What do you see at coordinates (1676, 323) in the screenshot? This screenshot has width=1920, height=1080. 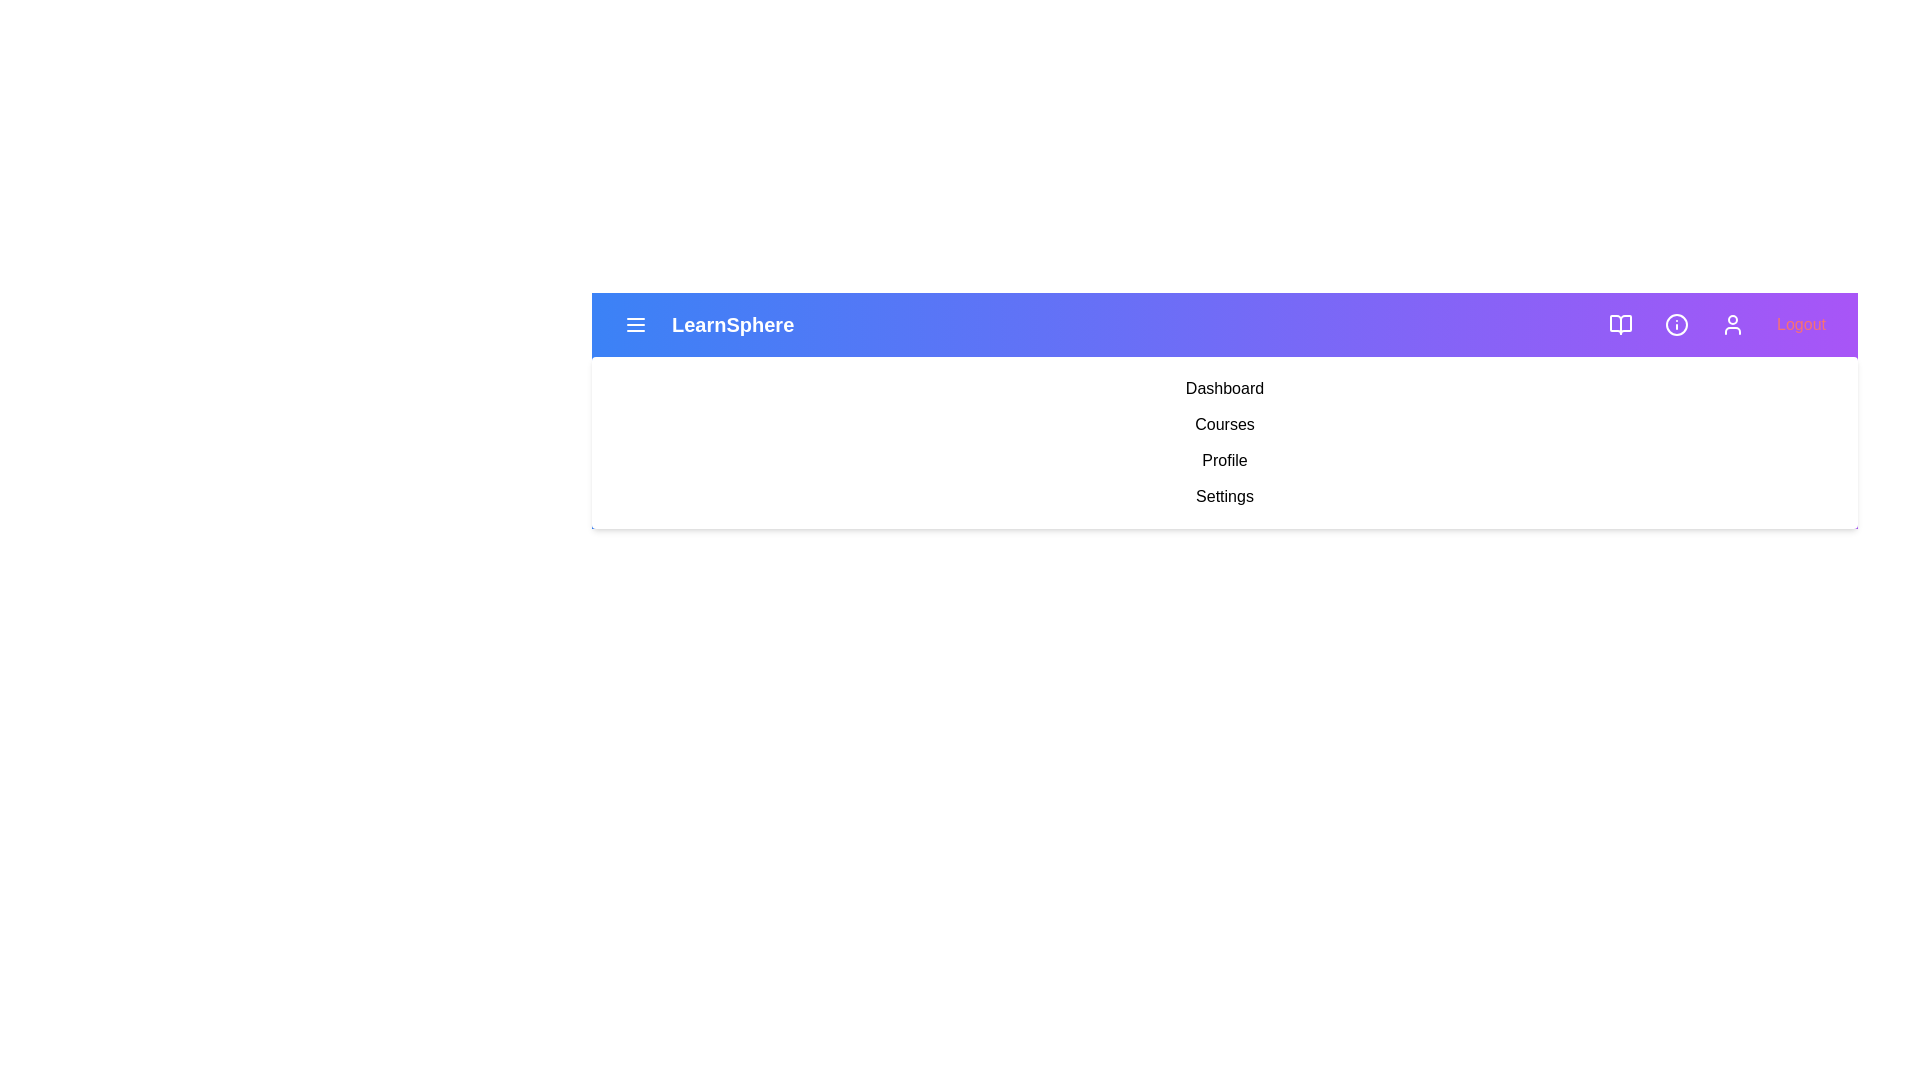 I see `the Info icon in the navigation bar` at bounding box center [1676, 323].